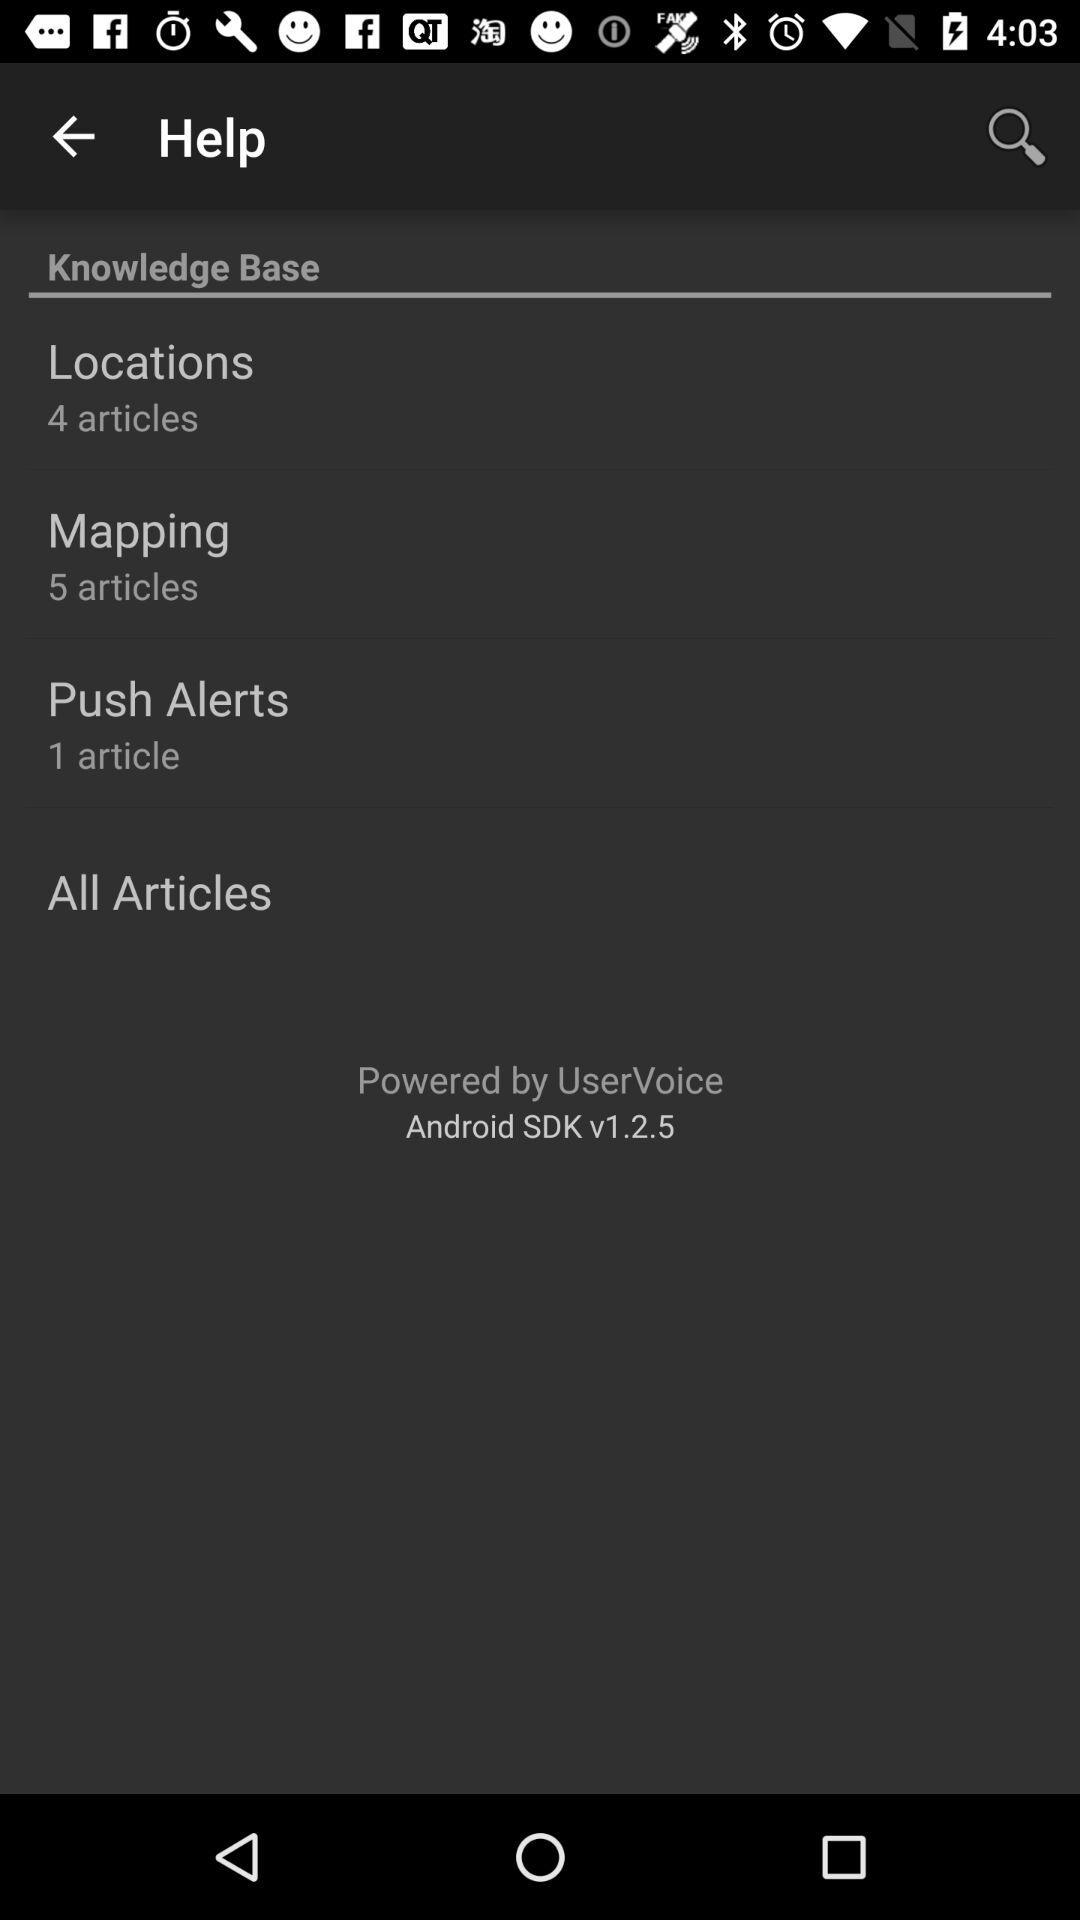 The image size is (1080, 1920). I want to click on icon above the powered by uservoice icon, so click(158, 890).